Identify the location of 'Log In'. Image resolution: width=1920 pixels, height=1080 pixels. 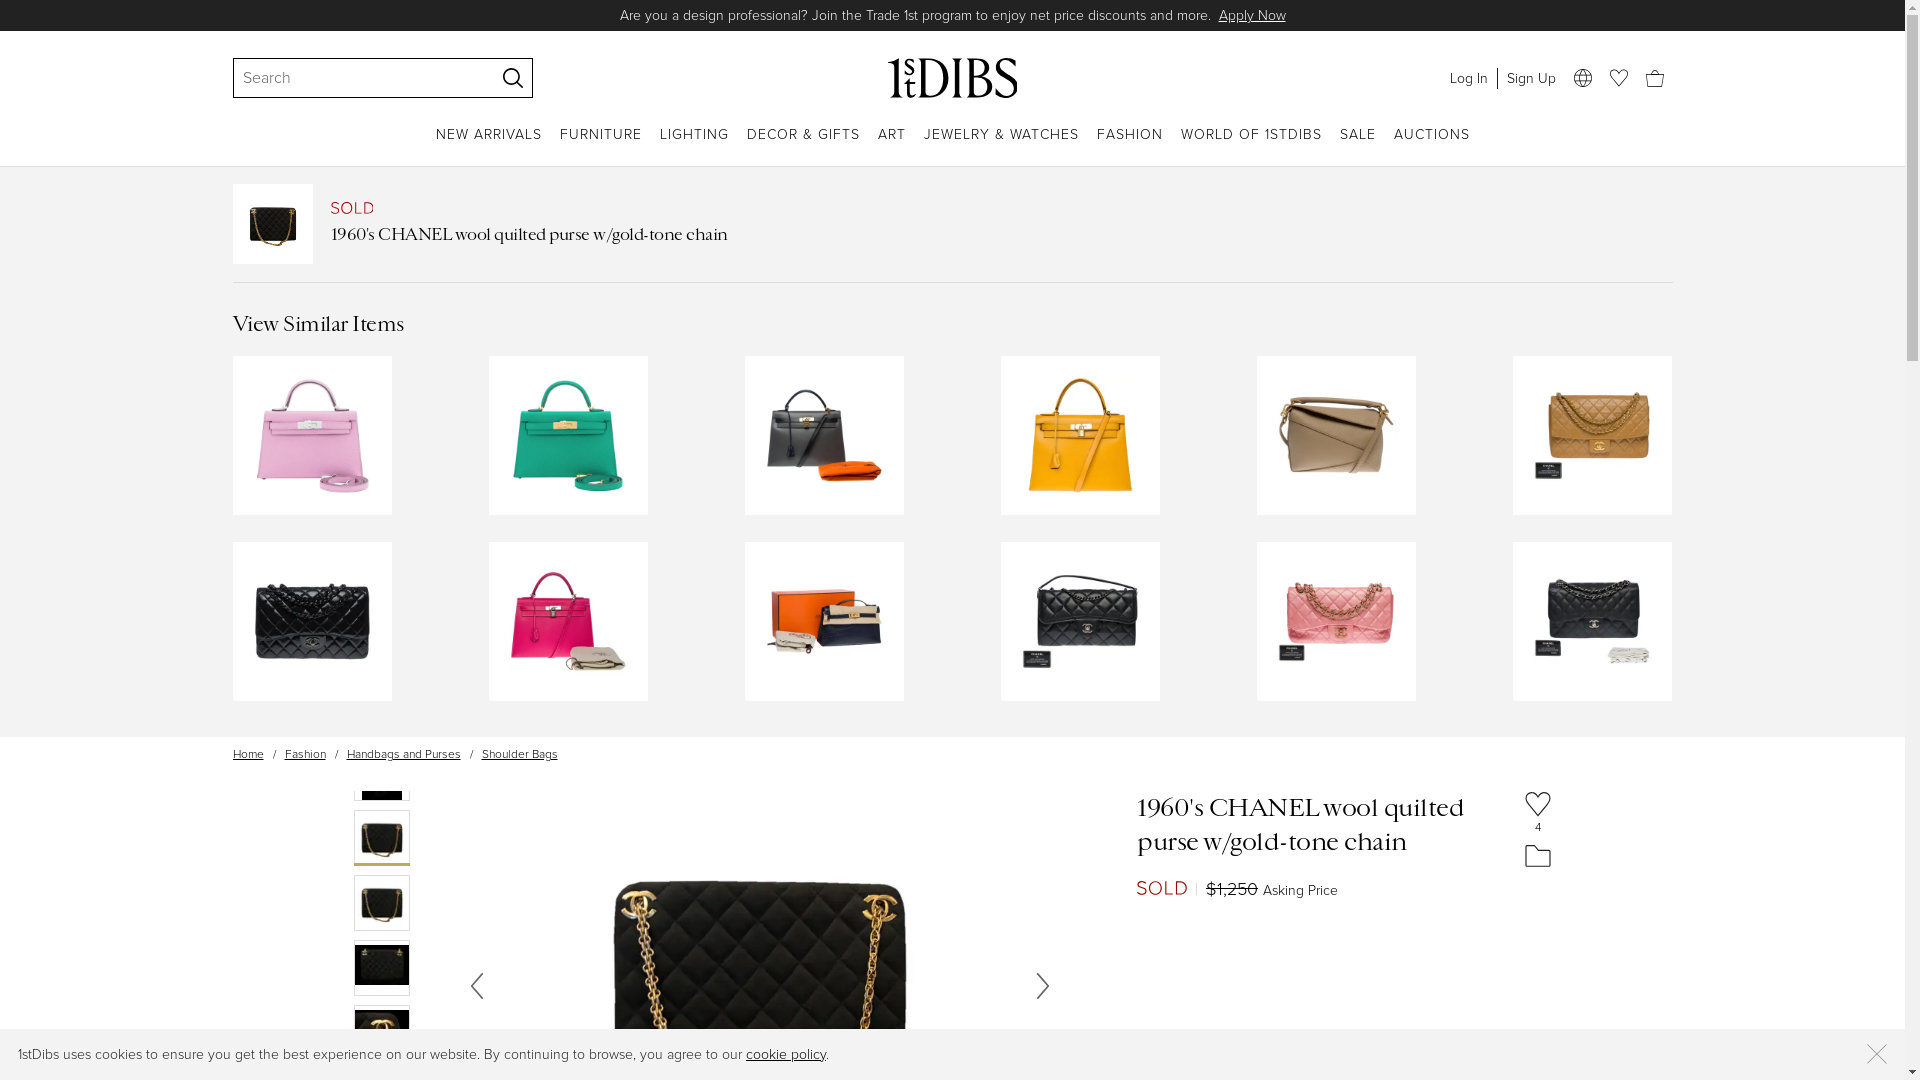
(1440, 77).